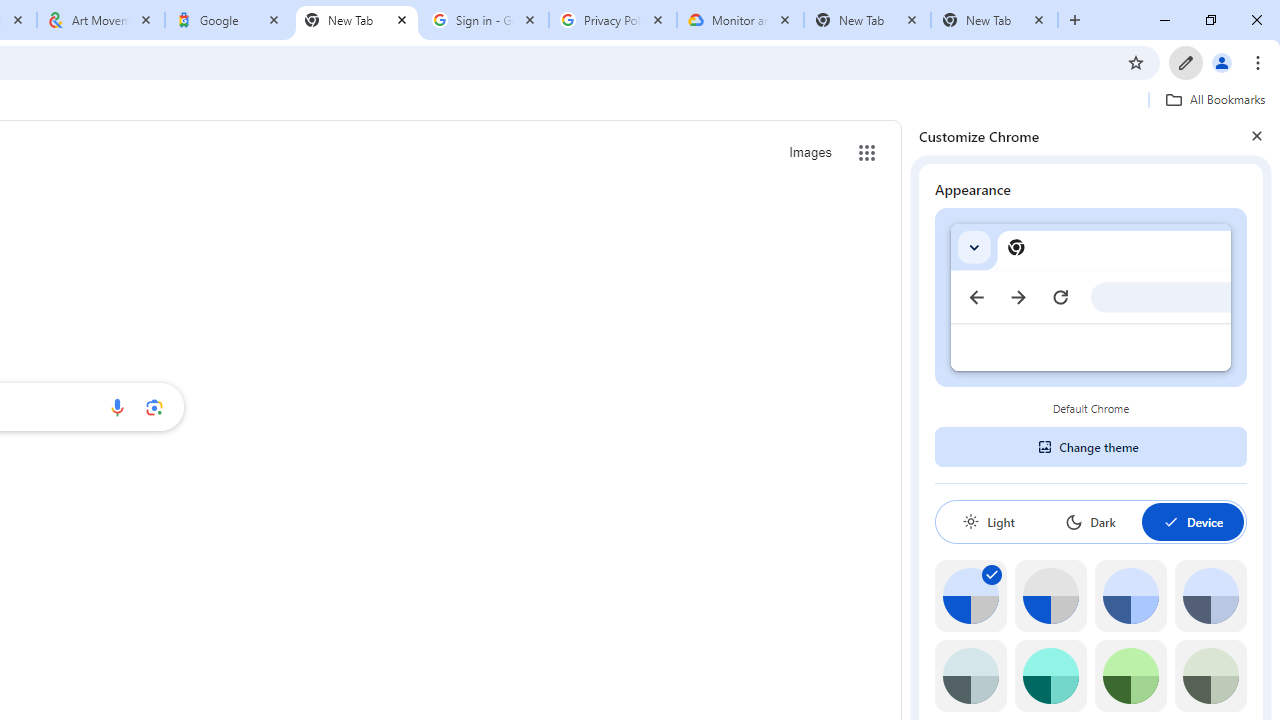 The height and width of the screenshot is (720, 1280). Describe the element at coordinates (1192, 521) in the screenshot. I see `'Device'` at that location.